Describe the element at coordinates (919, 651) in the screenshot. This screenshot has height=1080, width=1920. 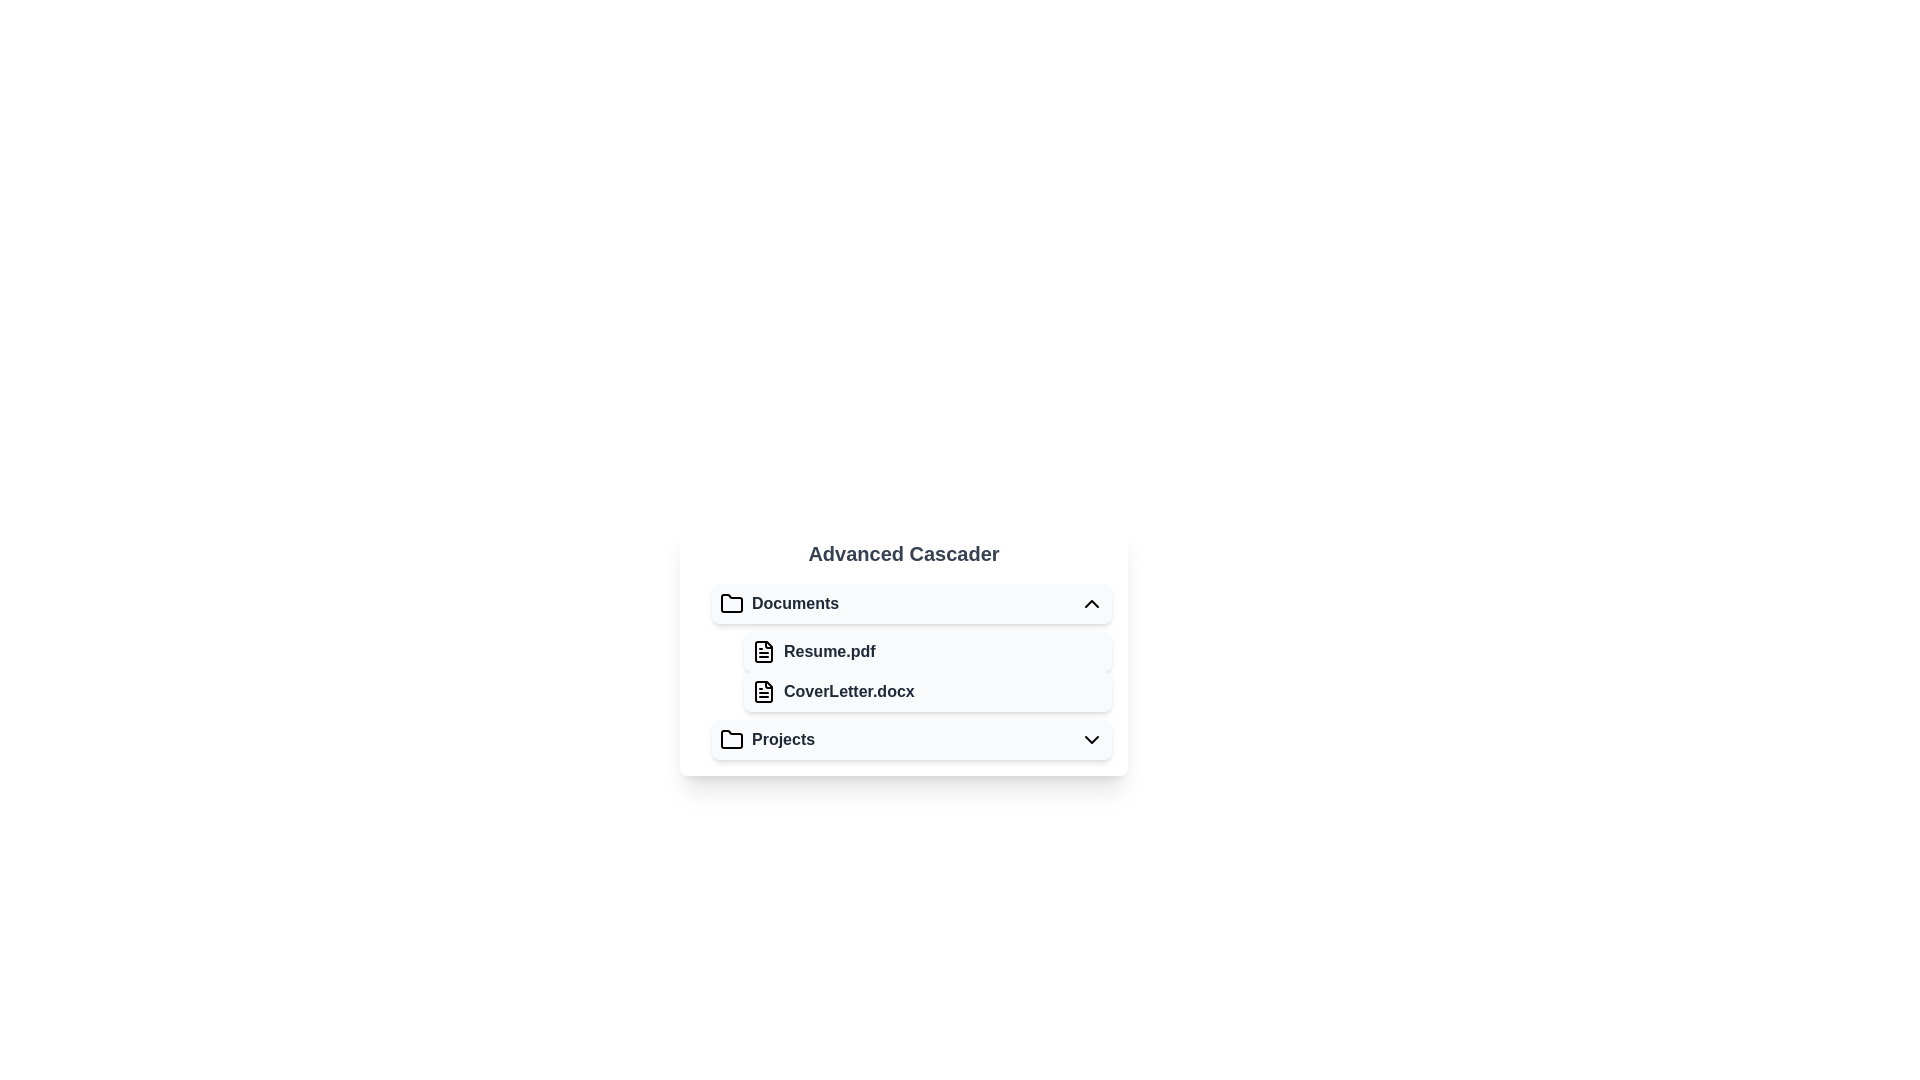
I see `the file item labeled 'Resume.pdf'` at that location.